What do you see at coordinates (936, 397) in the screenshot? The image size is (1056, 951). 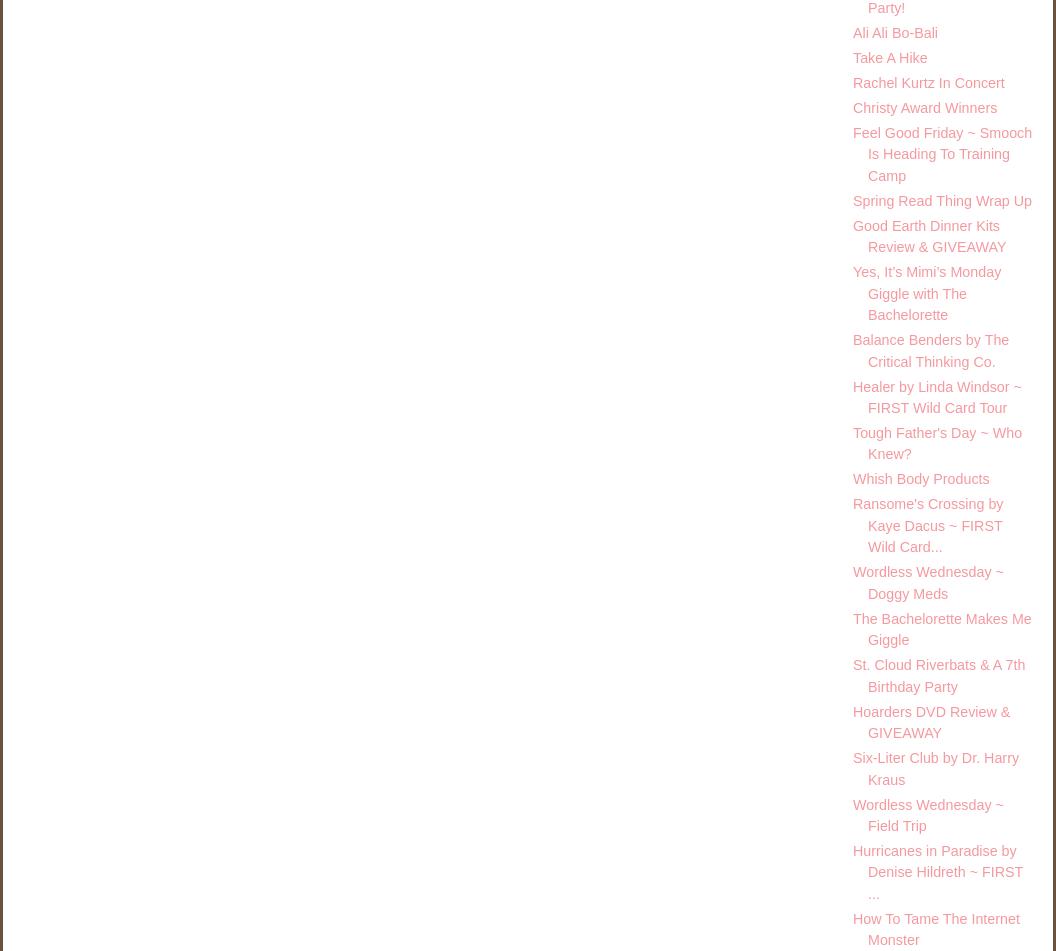 I see `'Healer by Linda Windsor ~ FIRST Wild Card Tour'` at bounding box center [936, 397].